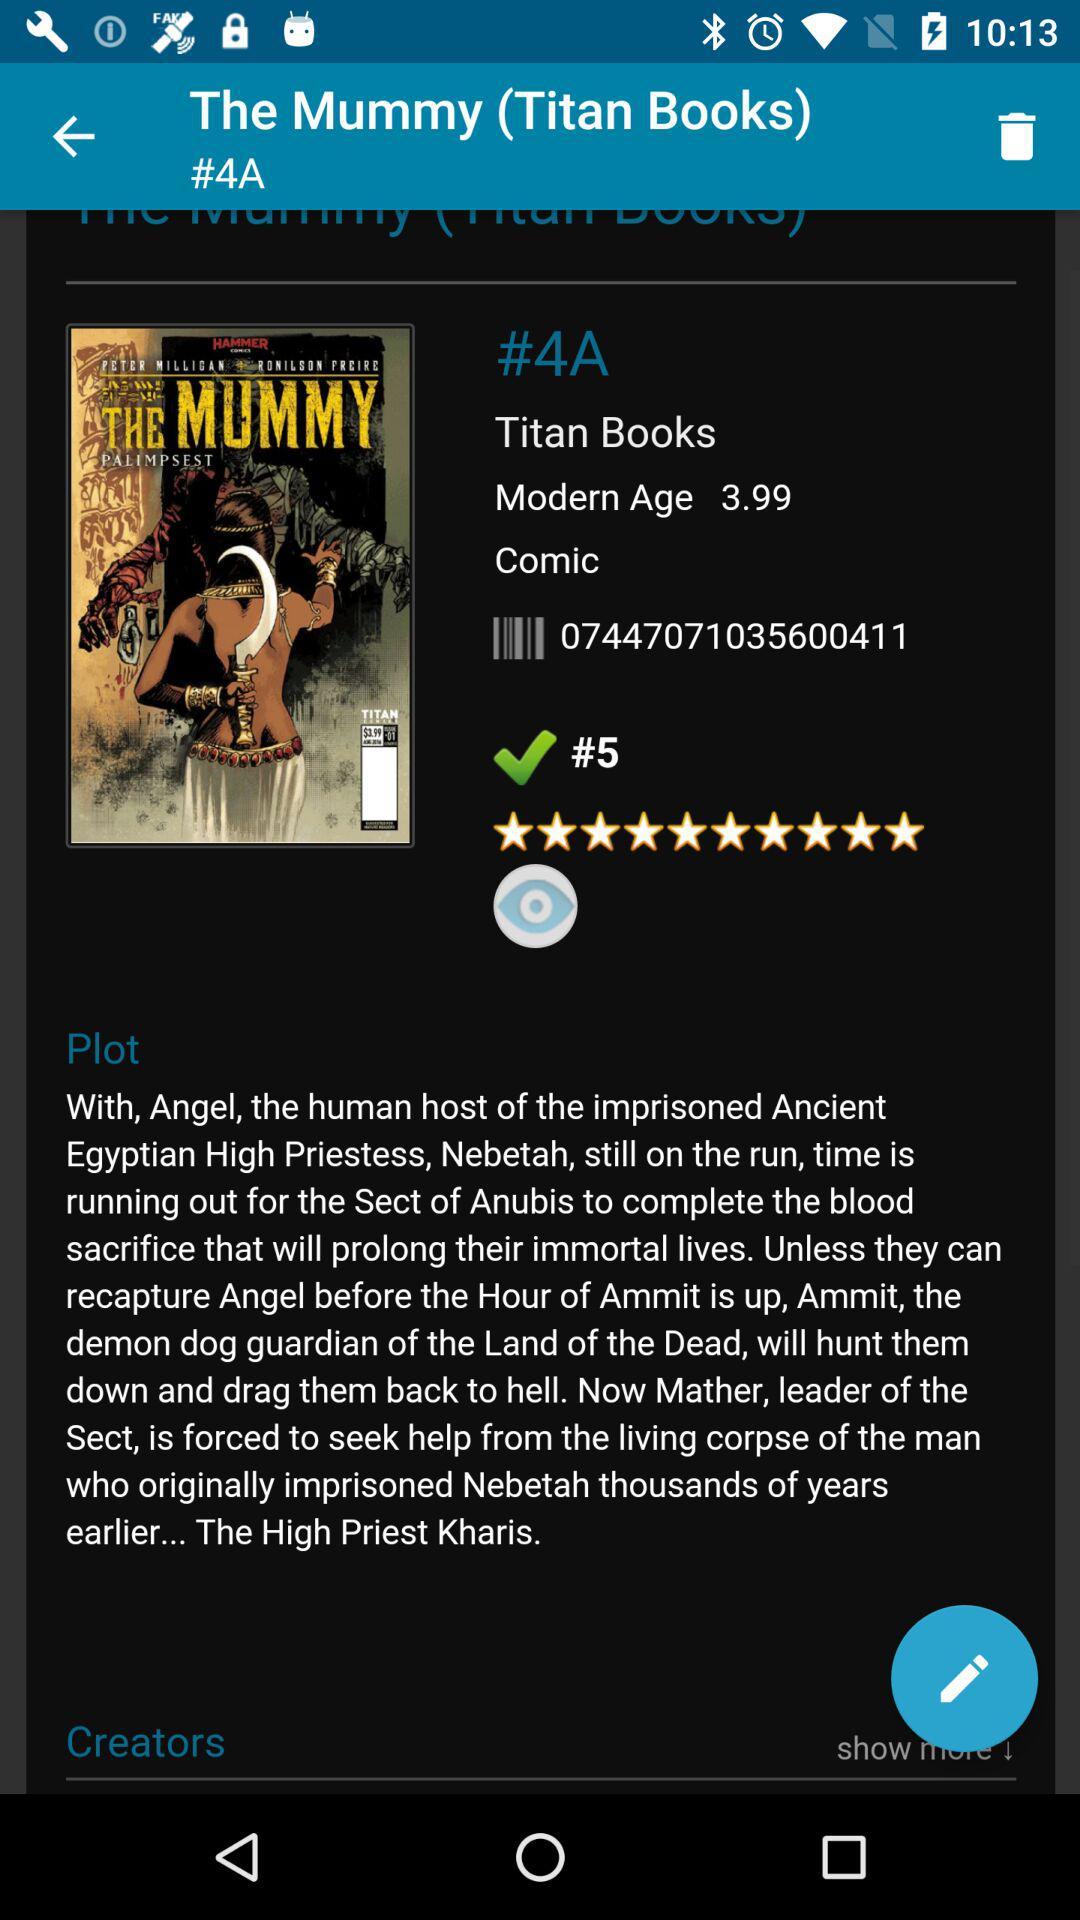 This screenshot has width=1080, height=1920. I want to click on edit your input, so click(963, 1678).